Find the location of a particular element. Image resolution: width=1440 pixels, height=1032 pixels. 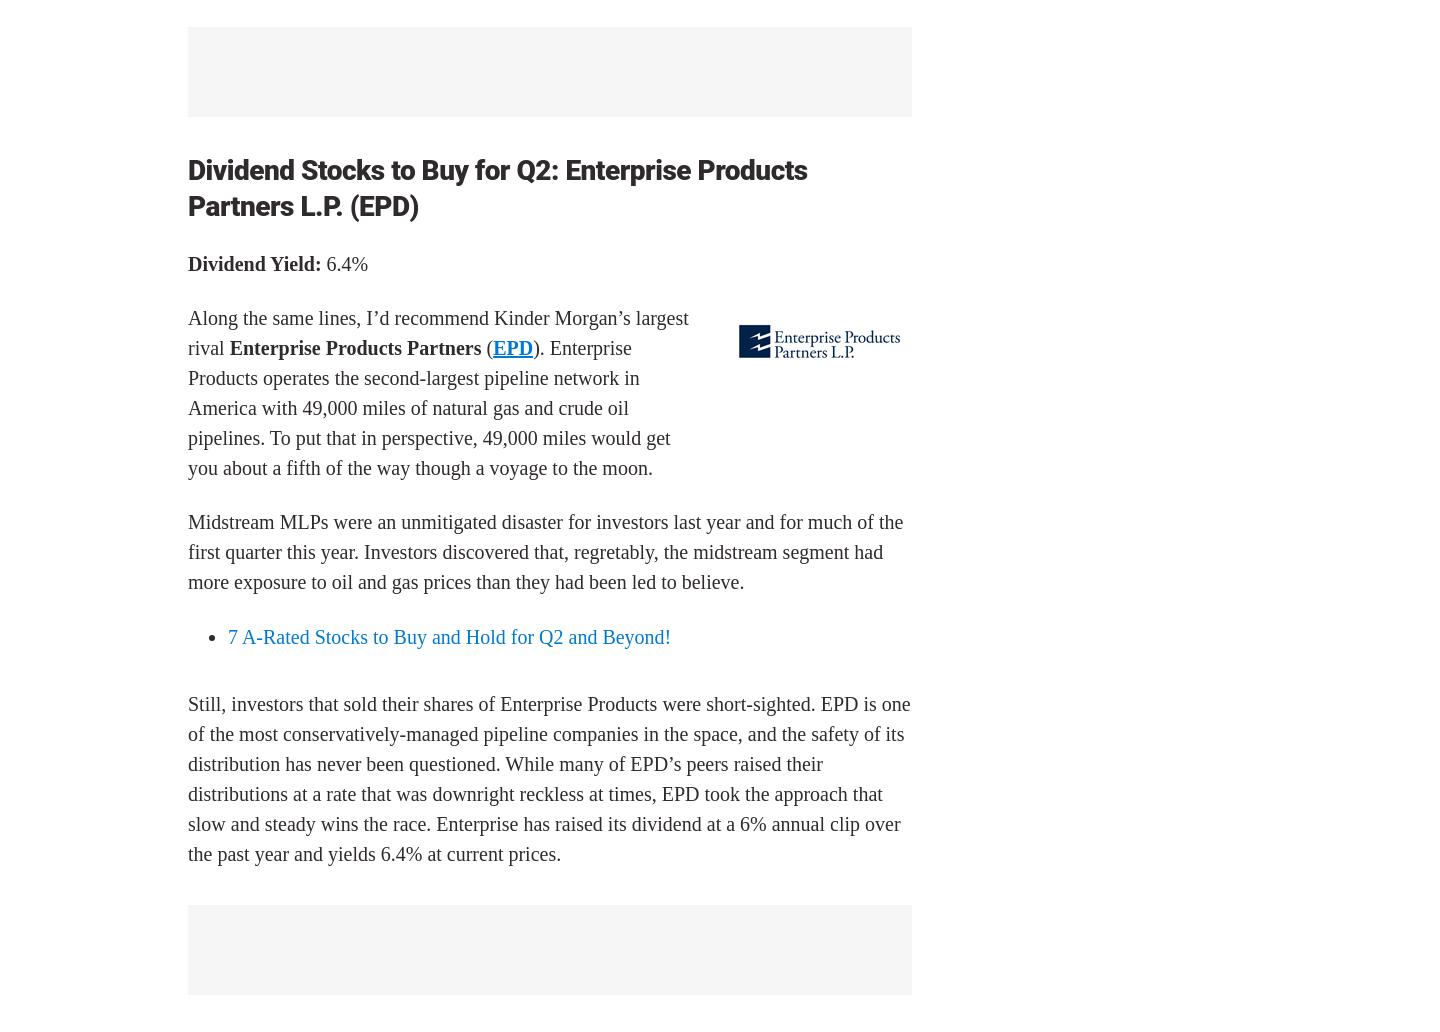

'Enterprise Products Partners L.P. (EPD)' is located at coordinates (496, 186).